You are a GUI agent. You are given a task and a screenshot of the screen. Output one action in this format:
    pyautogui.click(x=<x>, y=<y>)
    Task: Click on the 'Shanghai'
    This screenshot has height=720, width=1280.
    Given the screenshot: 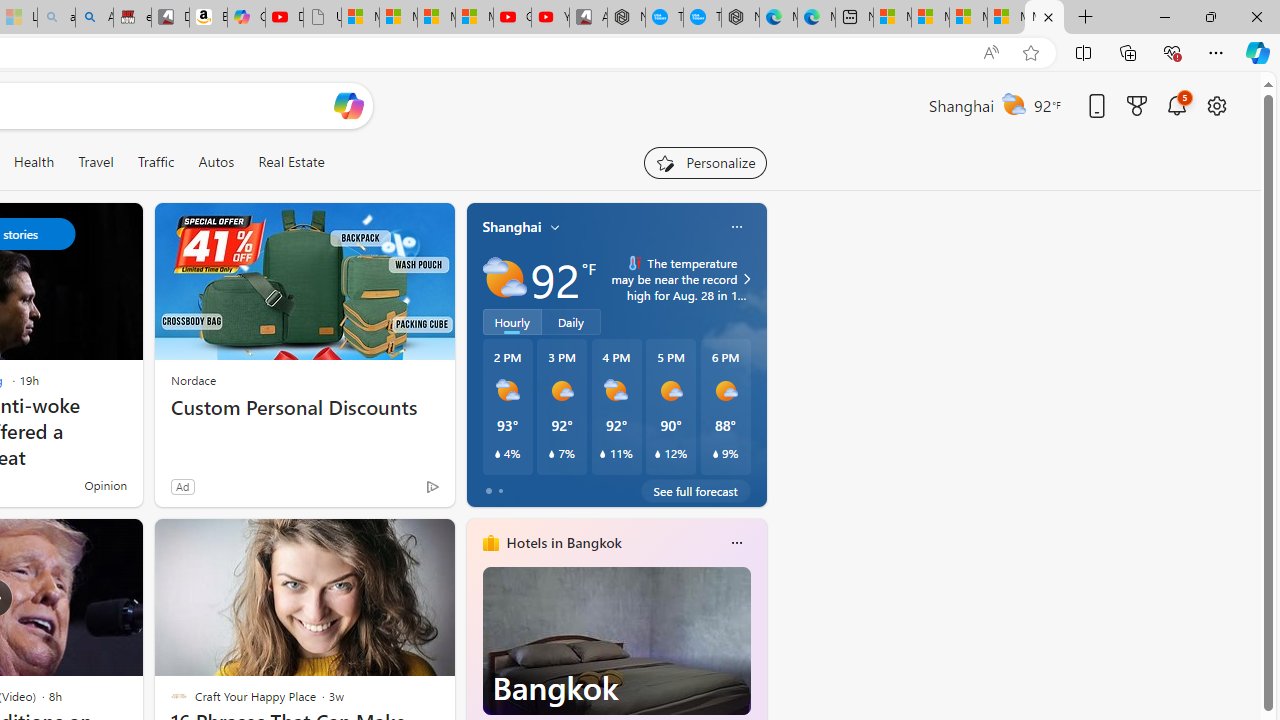 What is the action you would take?
    pyautogui.click(x=512, y=226)
    